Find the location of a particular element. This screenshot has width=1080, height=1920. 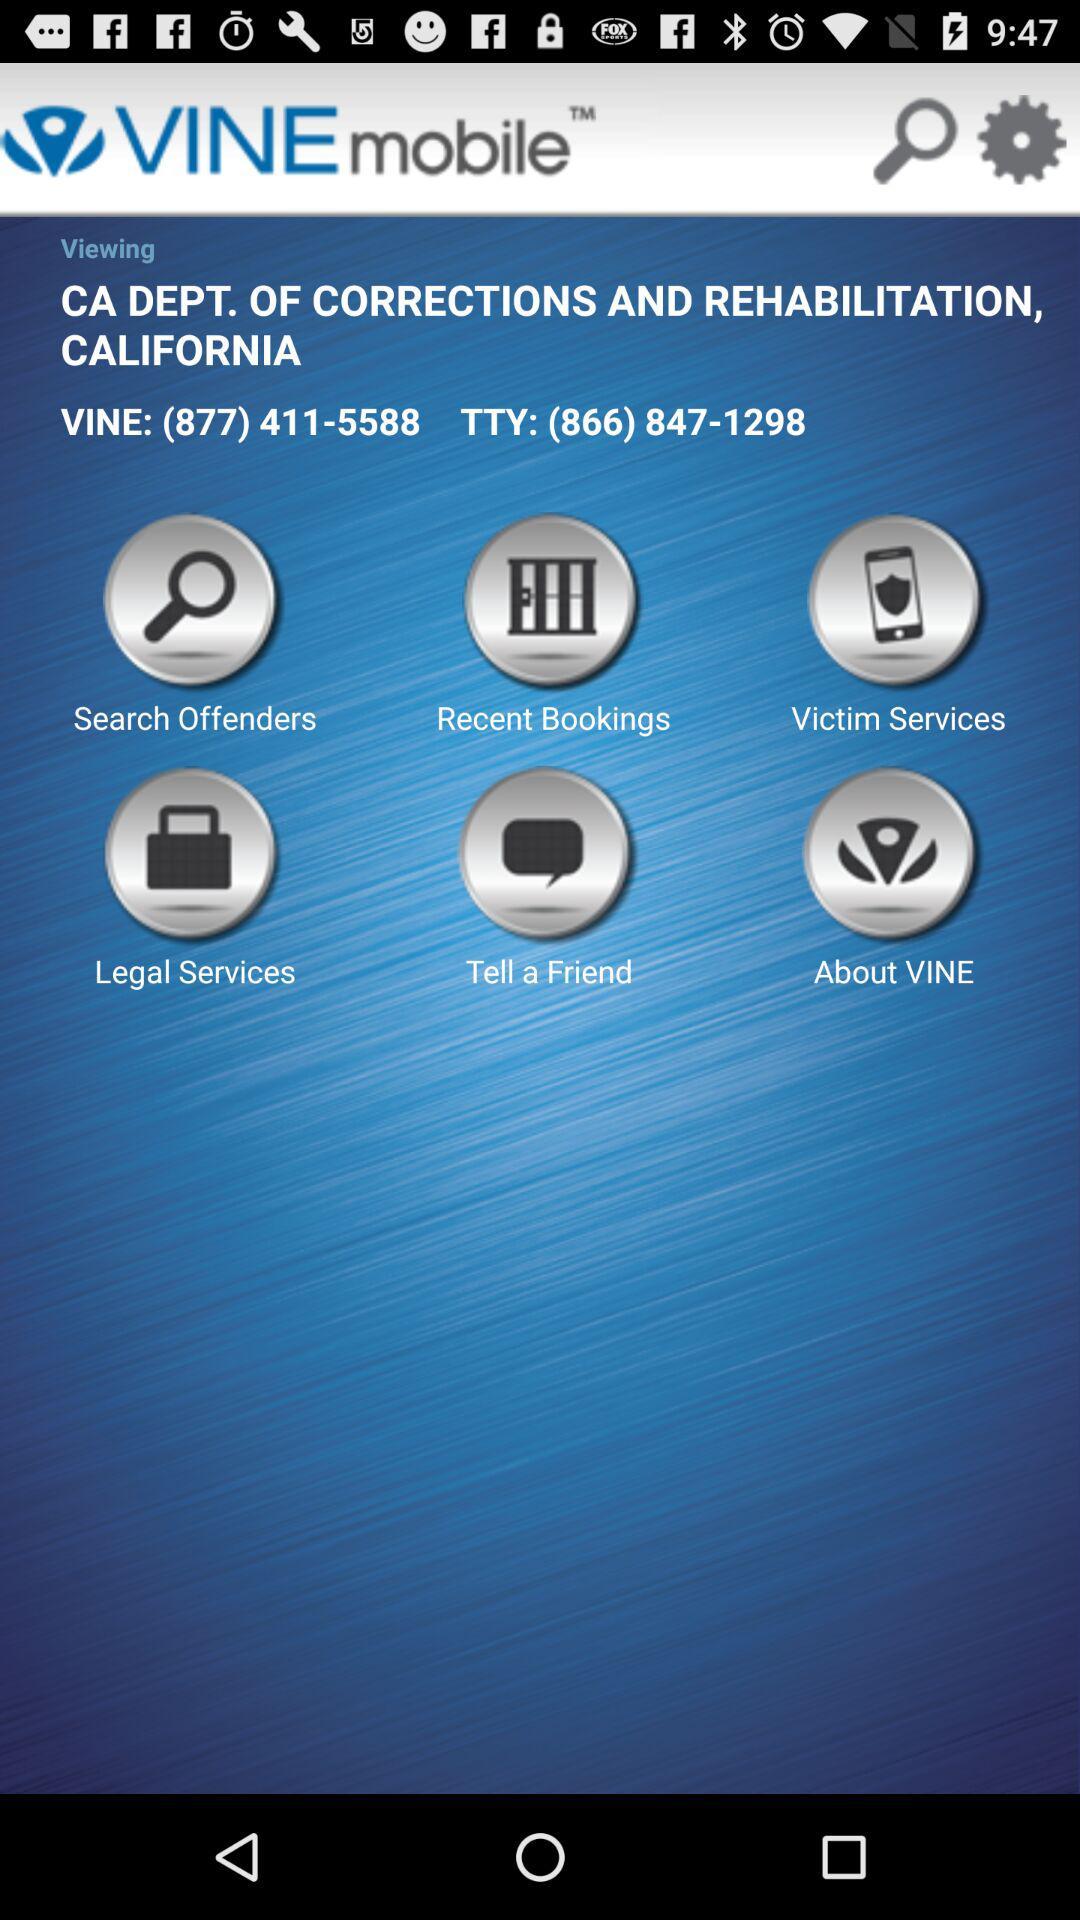

the button above the recent bookings button is located at coordinates (633, 419).